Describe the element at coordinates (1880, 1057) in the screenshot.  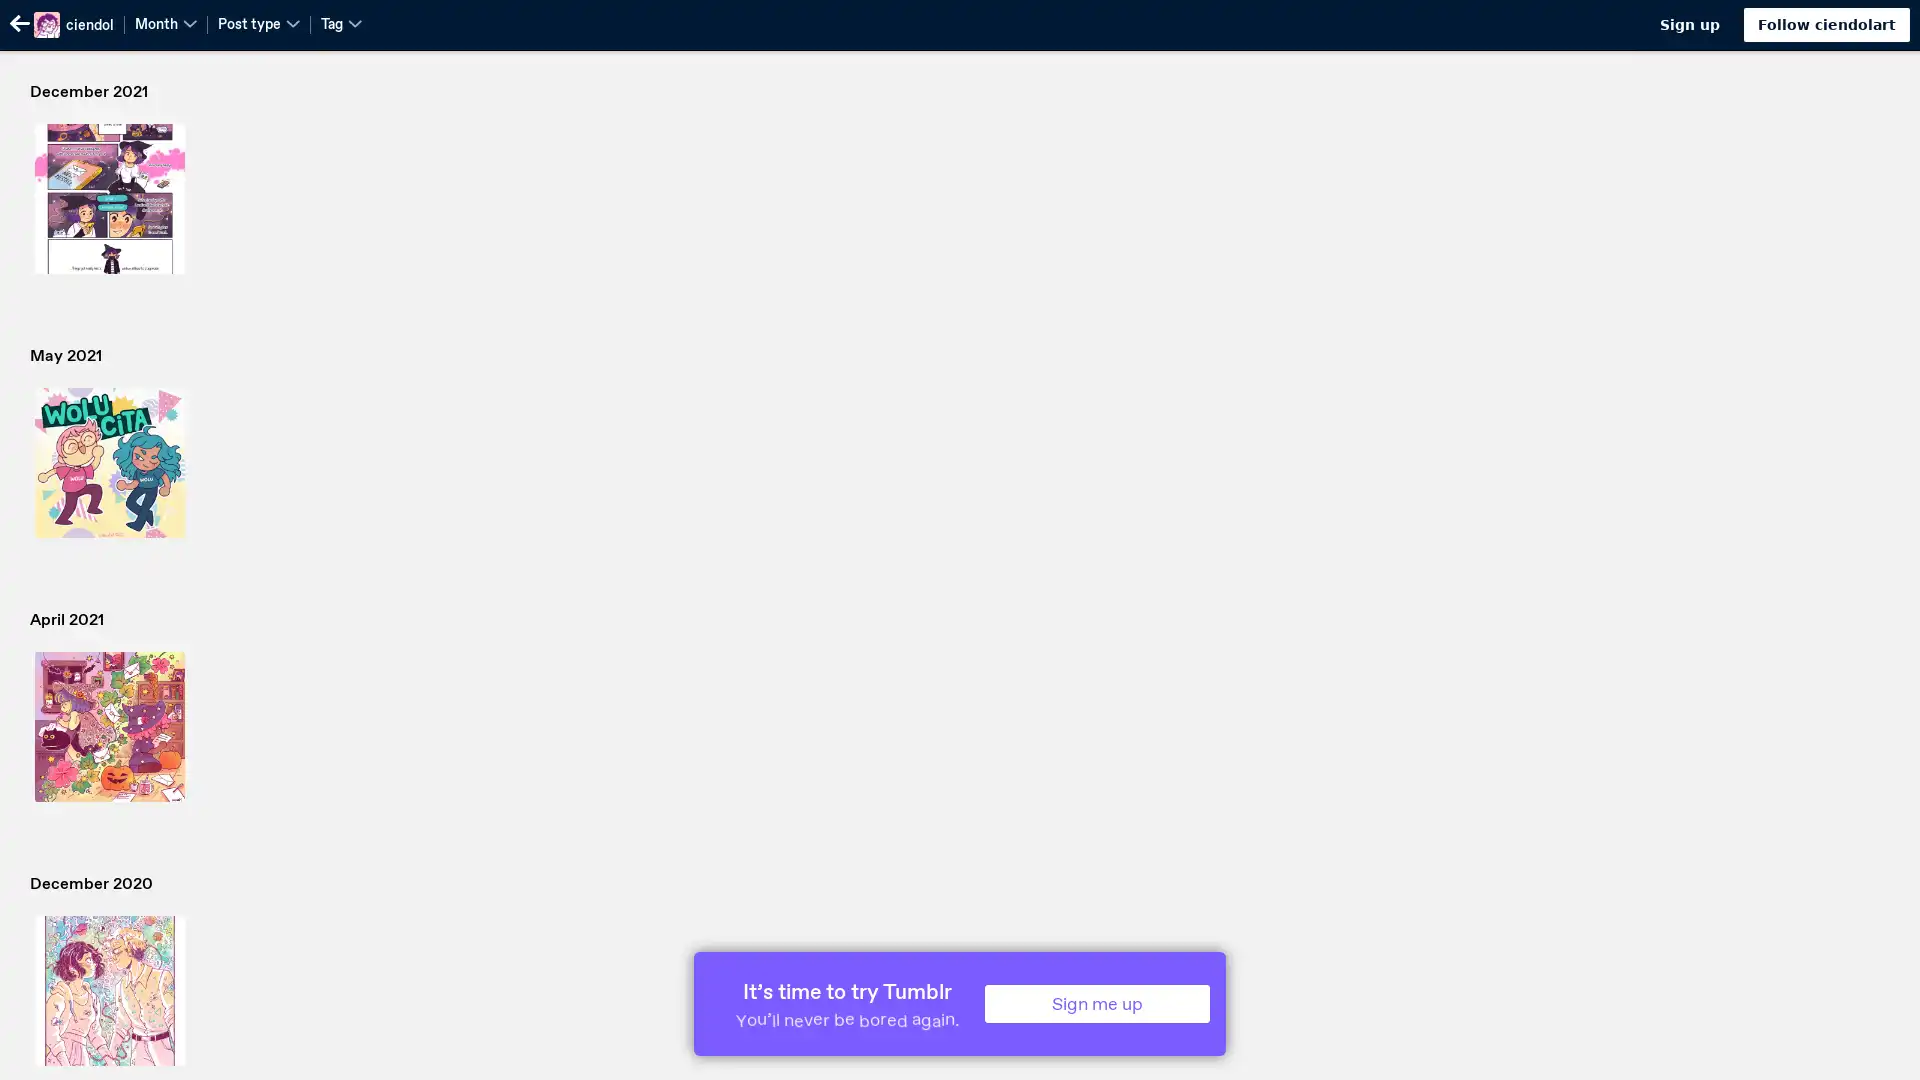
I see `Scroll to top` at that location.